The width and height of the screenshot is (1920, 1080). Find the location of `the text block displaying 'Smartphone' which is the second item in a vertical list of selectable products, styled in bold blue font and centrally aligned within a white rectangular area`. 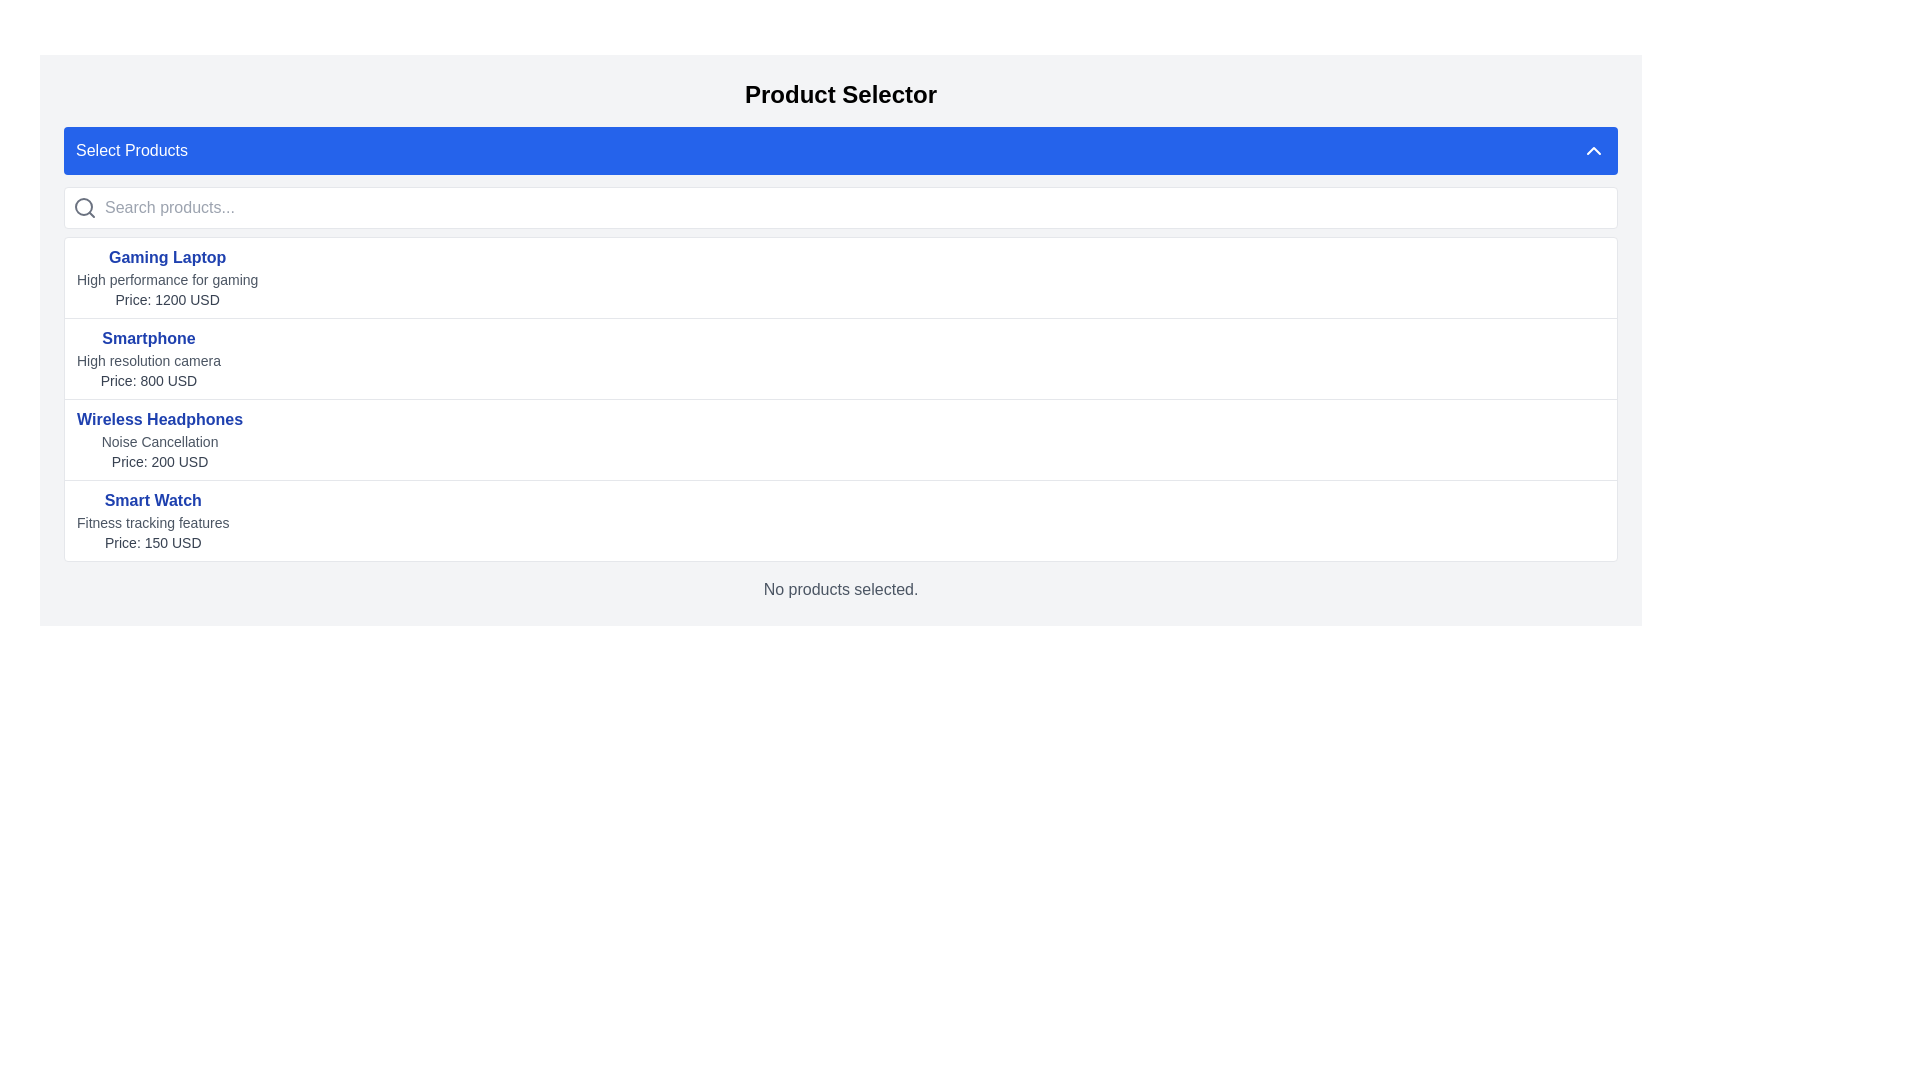

the text block displaying 'Smartphone' which is the second item in a vertical list of selectable products, styled in bold blue font and centrally aligned within a white rectangular area is located at coordinates (147, 357).